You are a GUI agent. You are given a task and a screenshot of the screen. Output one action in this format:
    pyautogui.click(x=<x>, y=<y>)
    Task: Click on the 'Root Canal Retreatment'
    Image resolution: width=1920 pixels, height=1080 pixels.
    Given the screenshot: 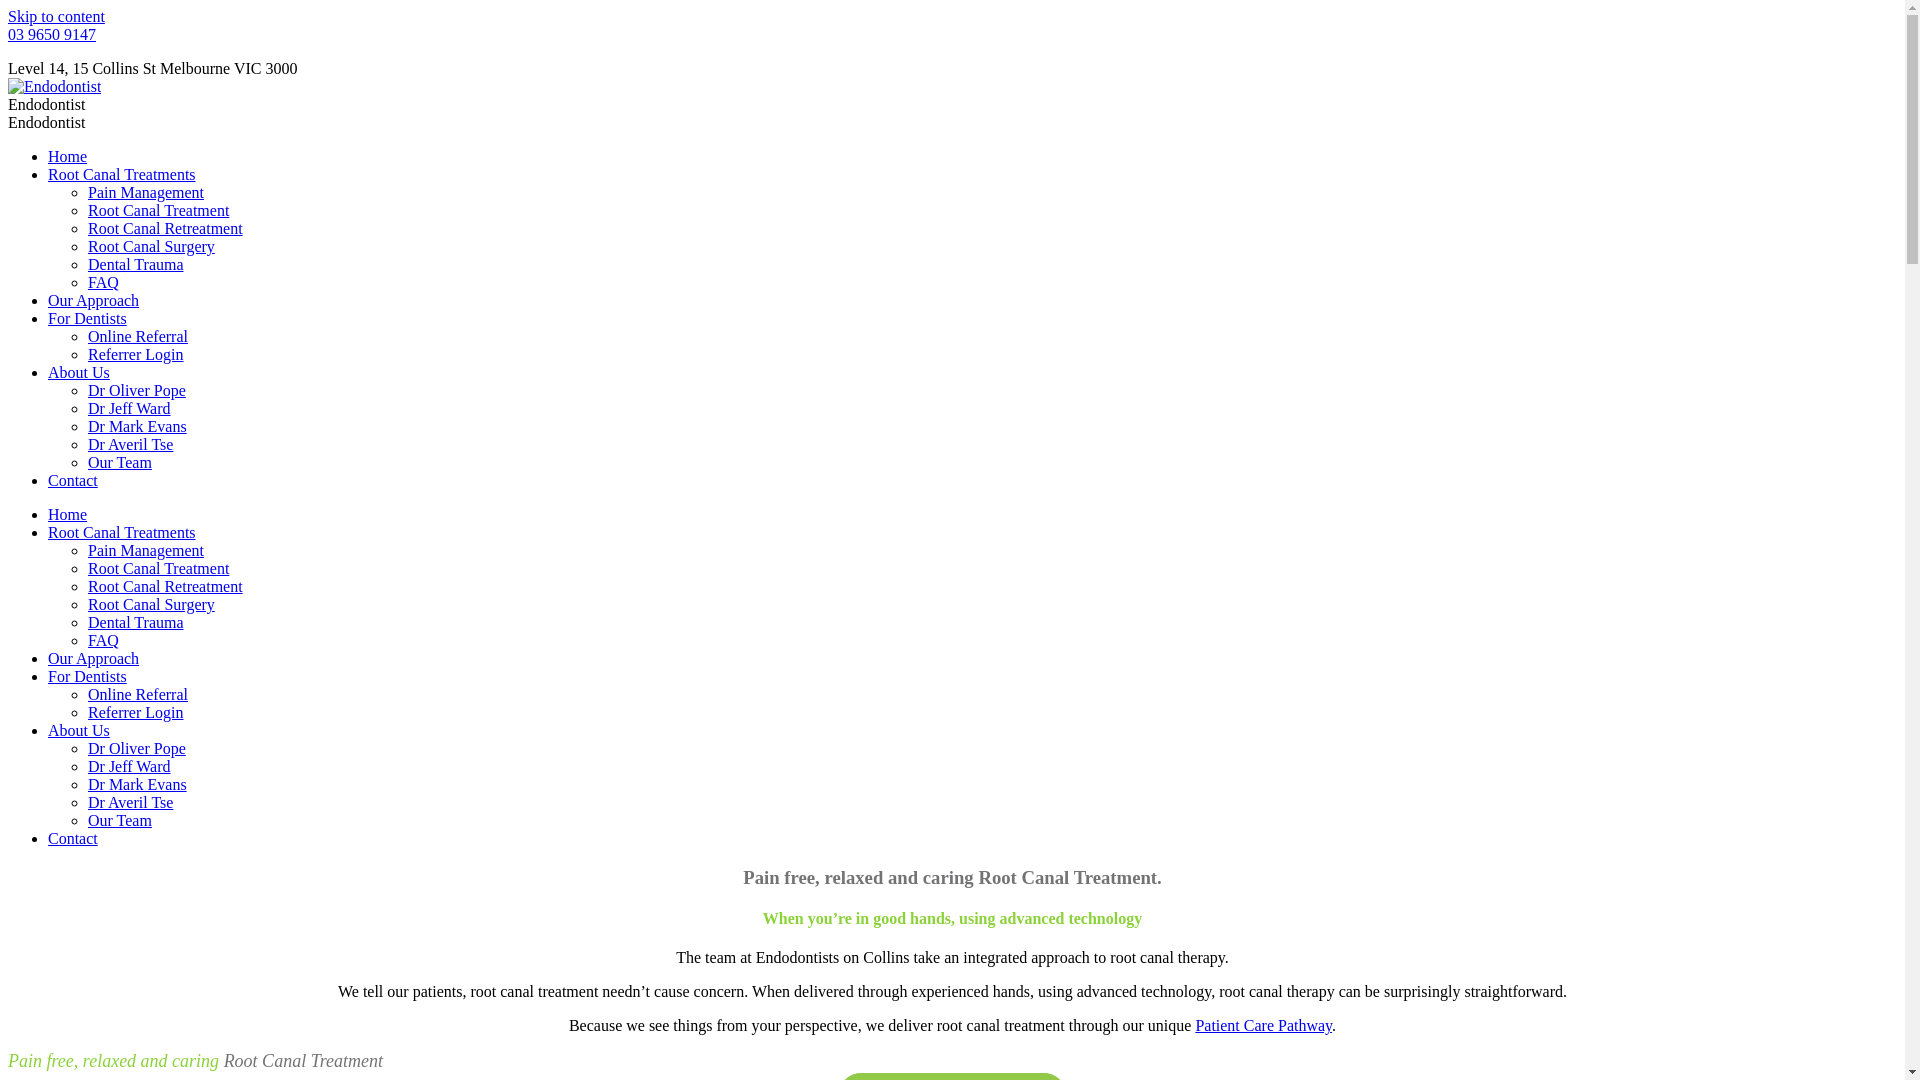 What is the action you would take?
    pyautogui.click(x=165, y=585)
    